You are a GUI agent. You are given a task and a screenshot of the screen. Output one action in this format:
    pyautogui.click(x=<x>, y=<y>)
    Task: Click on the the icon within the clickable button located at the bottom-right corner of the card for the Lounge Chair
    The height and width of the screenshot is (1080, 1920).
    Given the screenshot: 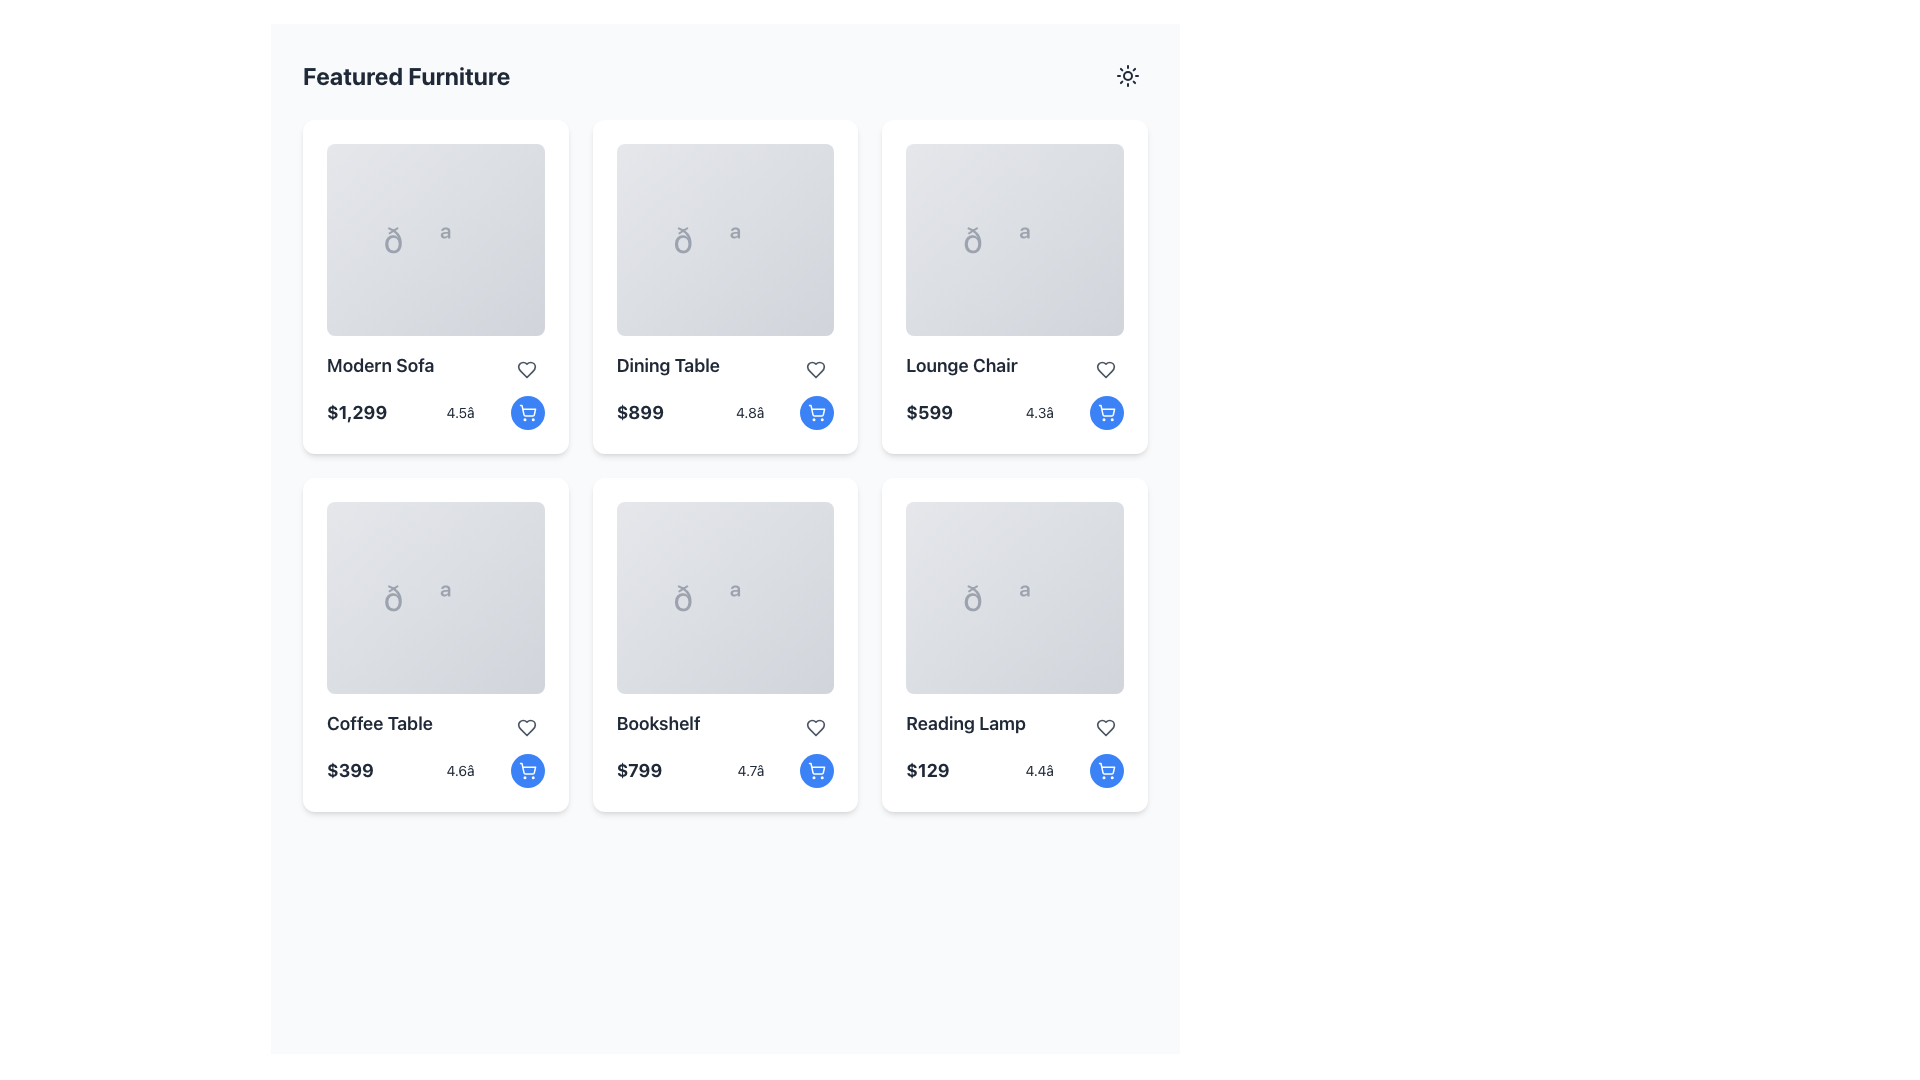 What is the action you would take?
    pyautogui.click(x=1106, y=411)
    